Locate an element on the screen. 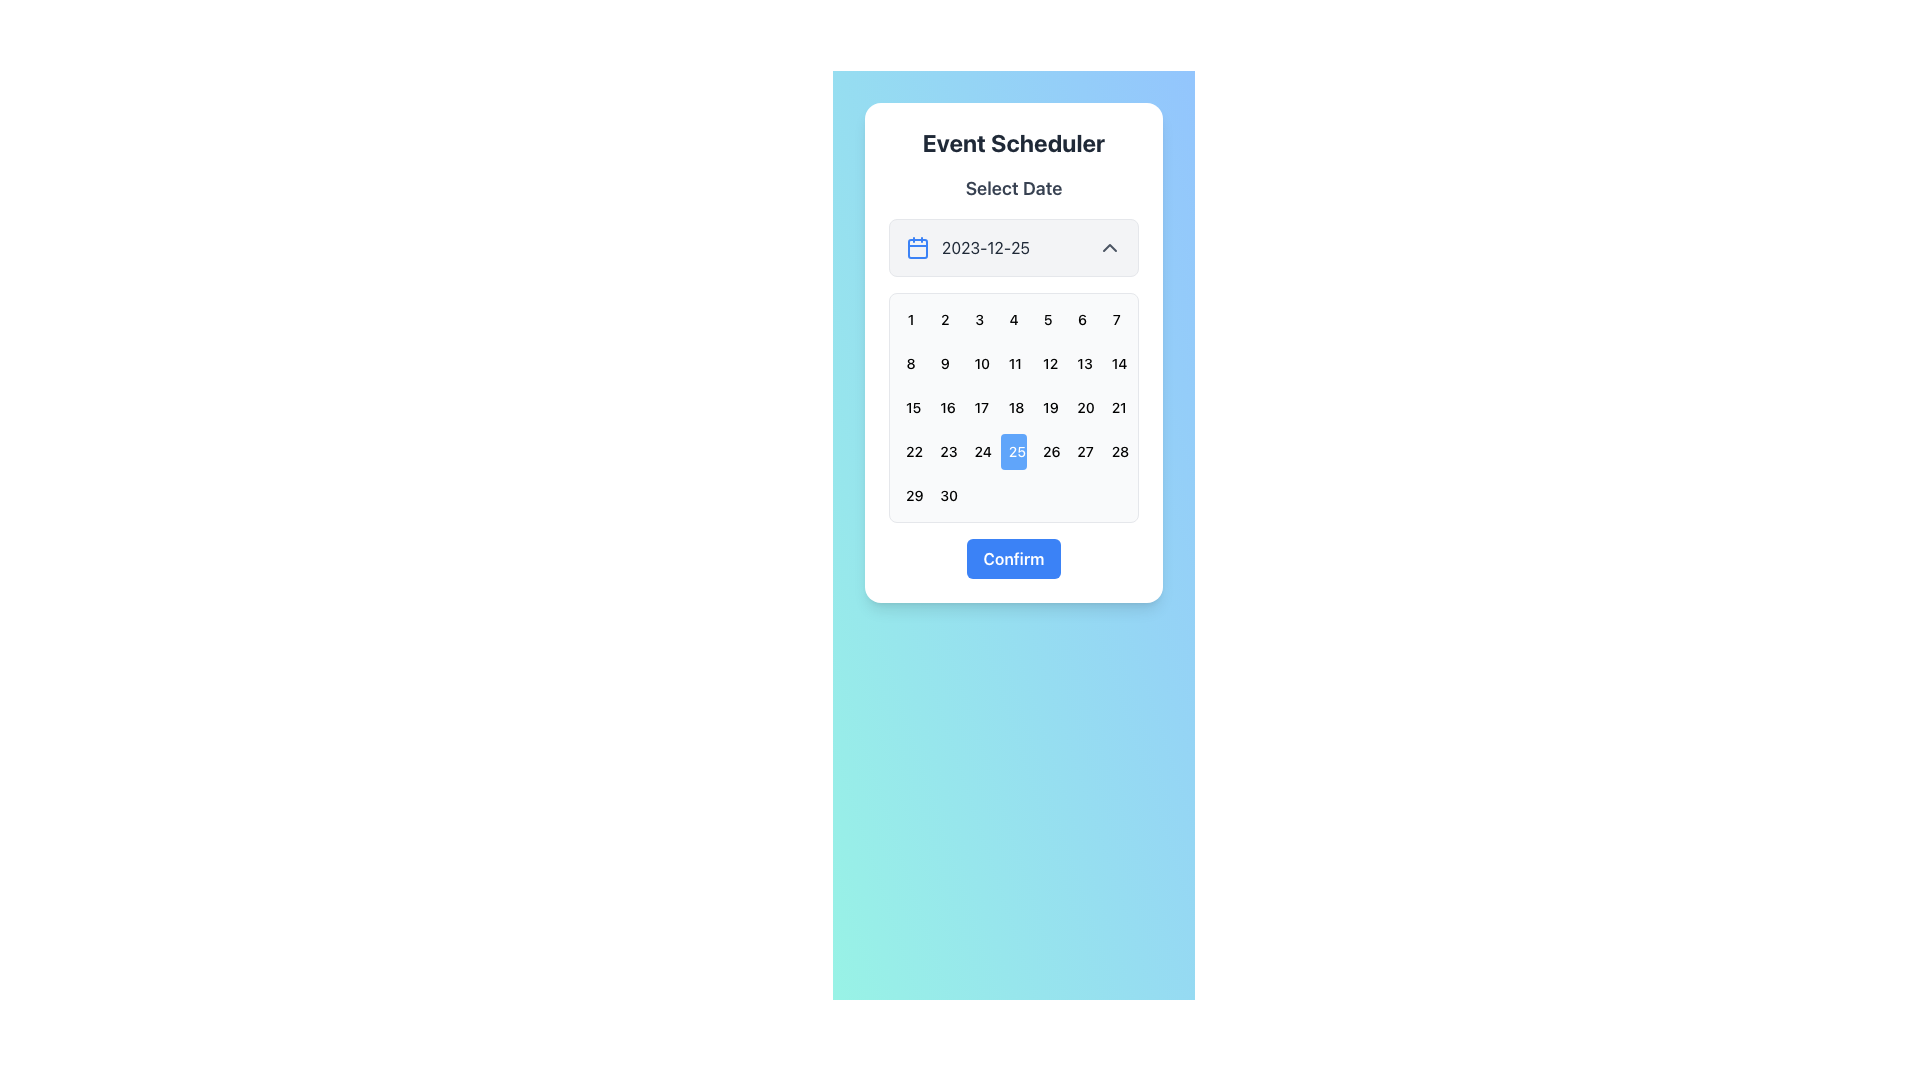 The height and width of the screenshot is (1080, 1920). the calendar button representing the 22nd day, located is located at coordinates (910, 451).